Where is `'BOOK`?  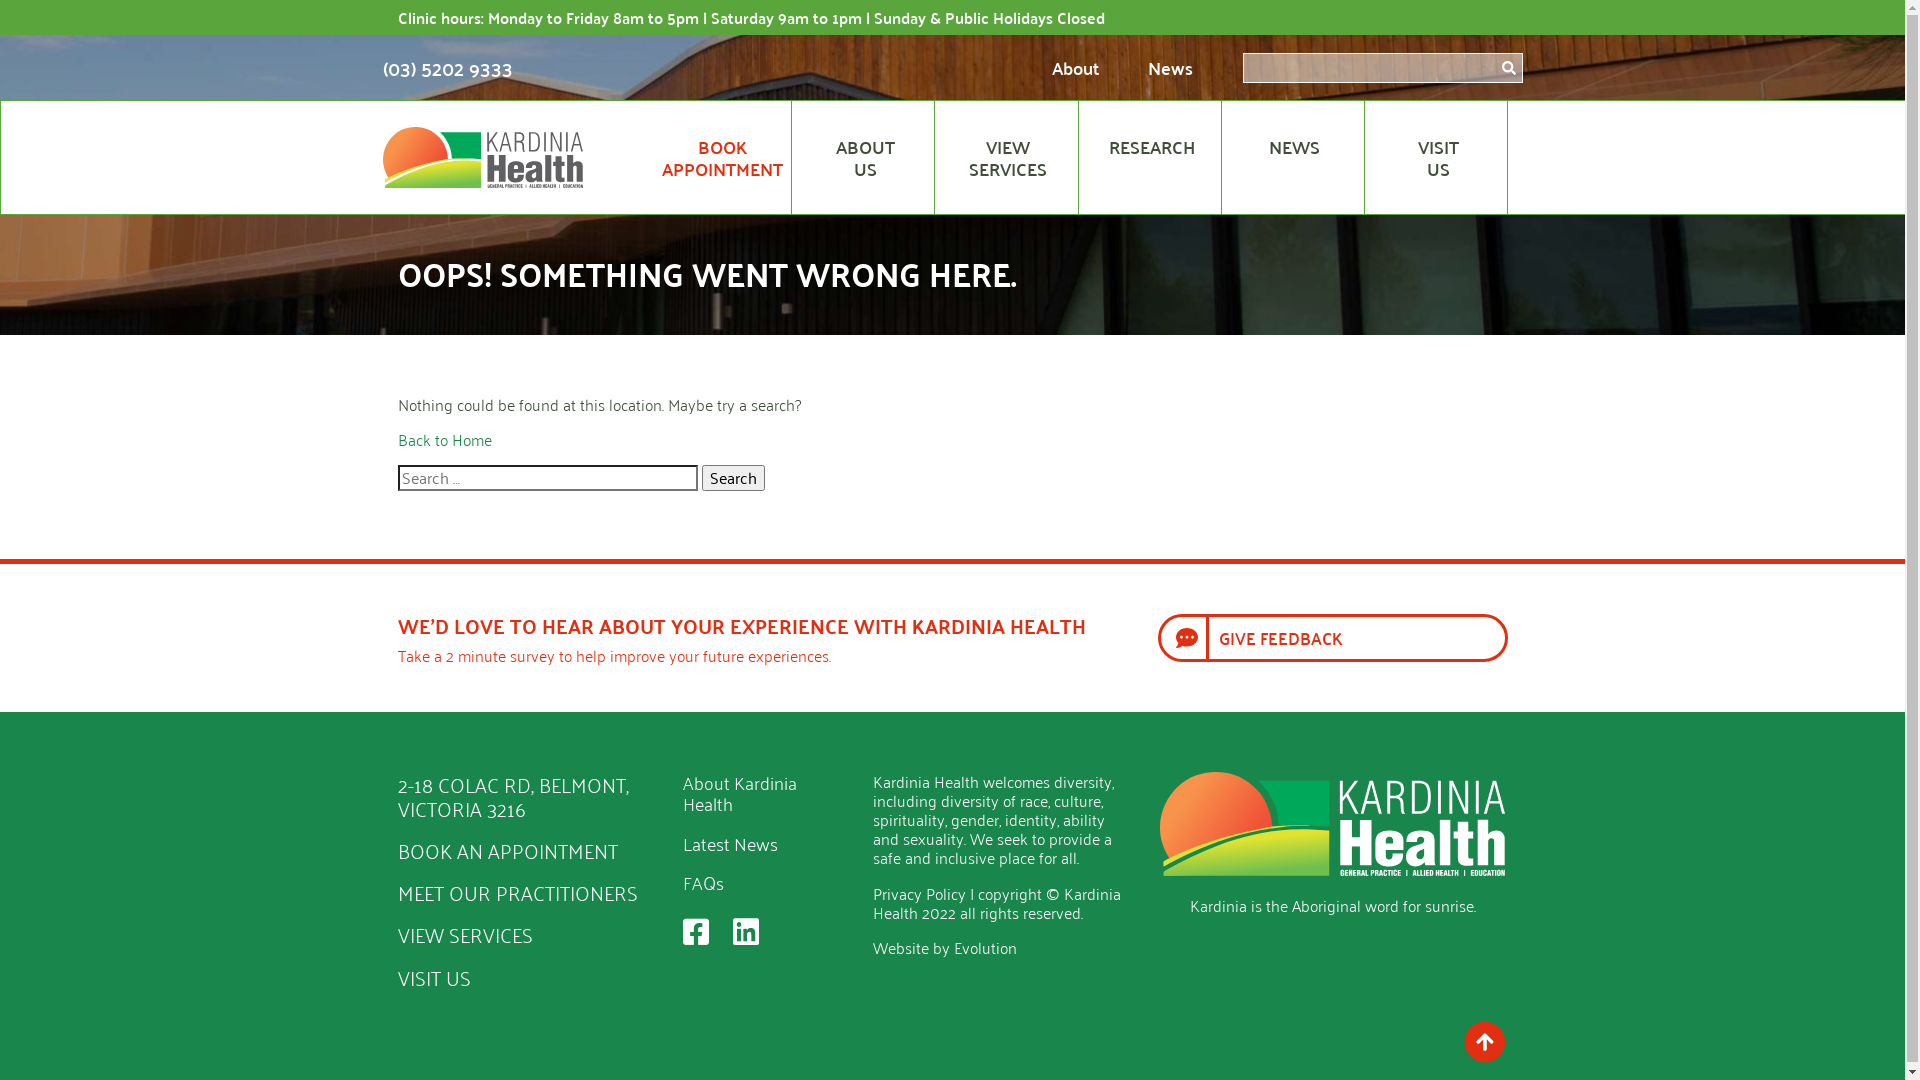 'BOOK is located at coordinates (720, 156).